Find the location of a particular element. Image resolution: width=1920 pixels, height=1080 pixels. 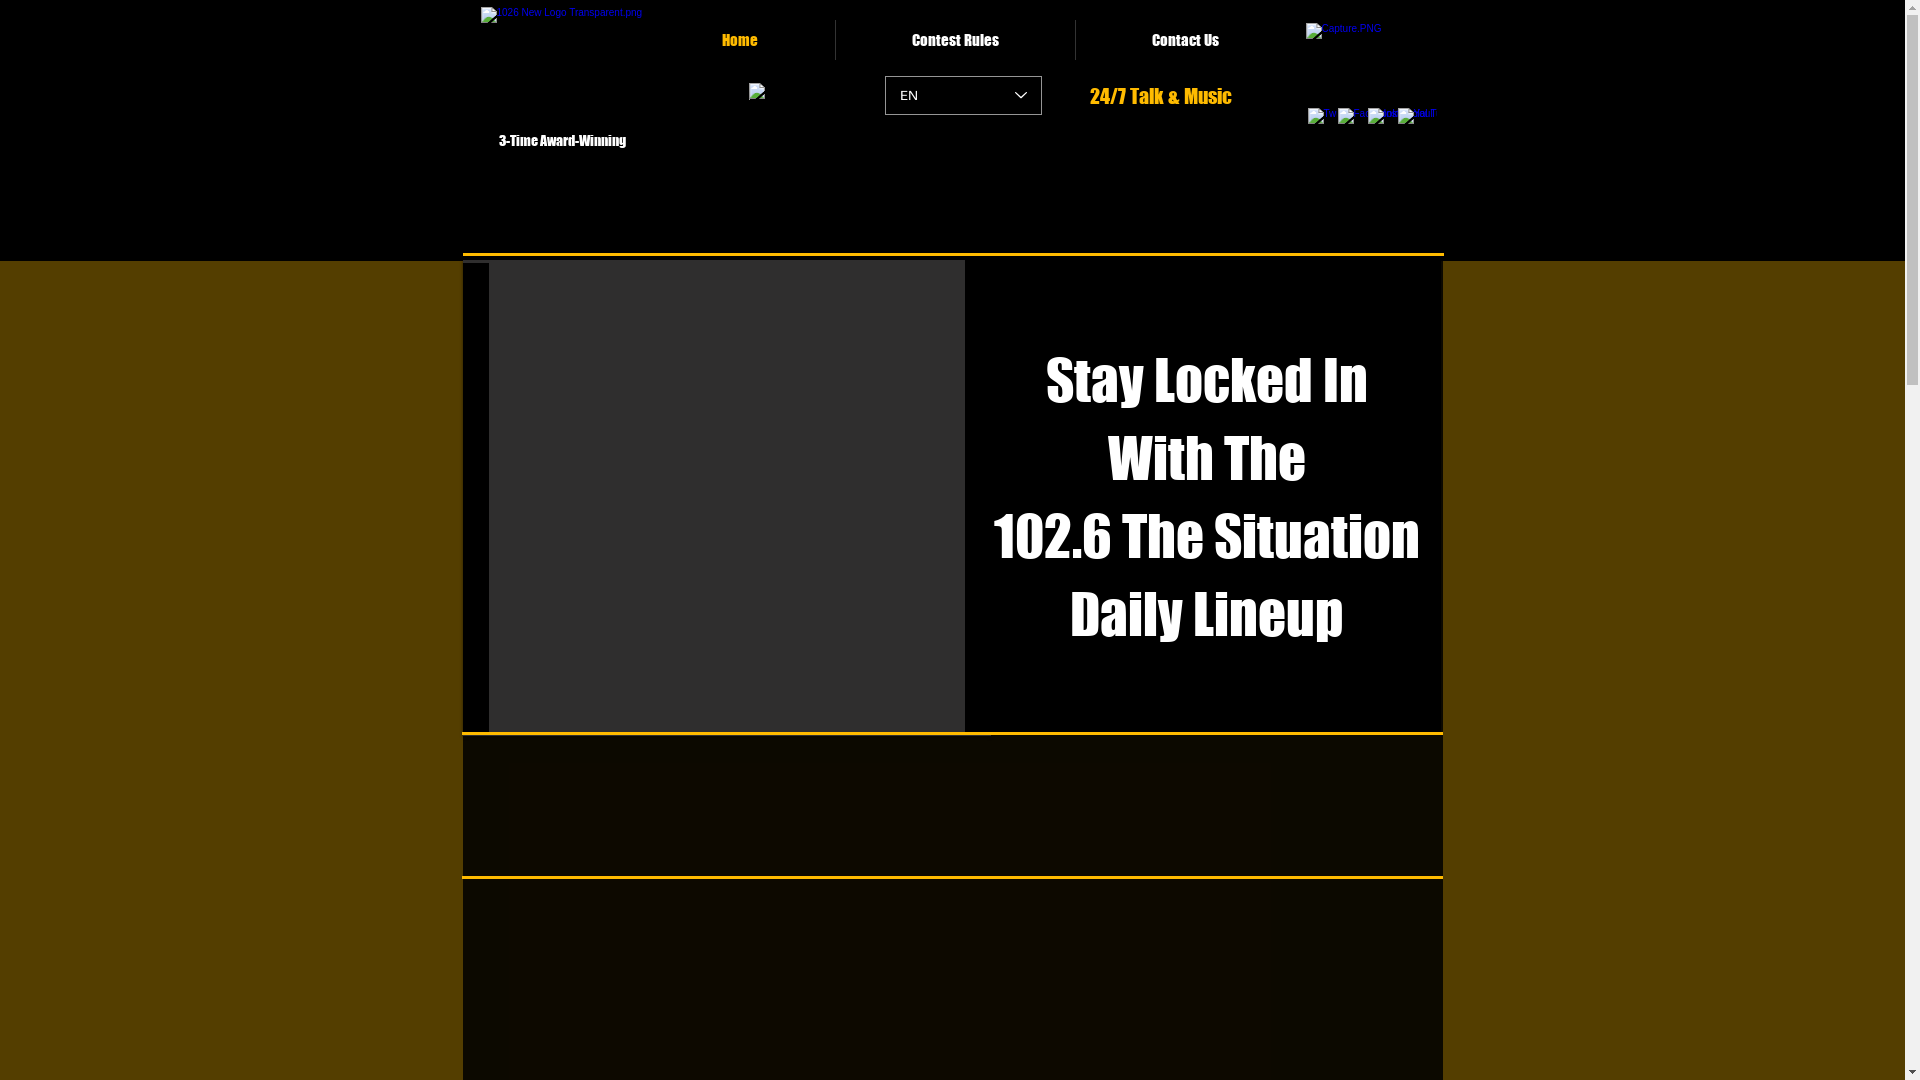

'Home' is located at coordinates (739, 39).